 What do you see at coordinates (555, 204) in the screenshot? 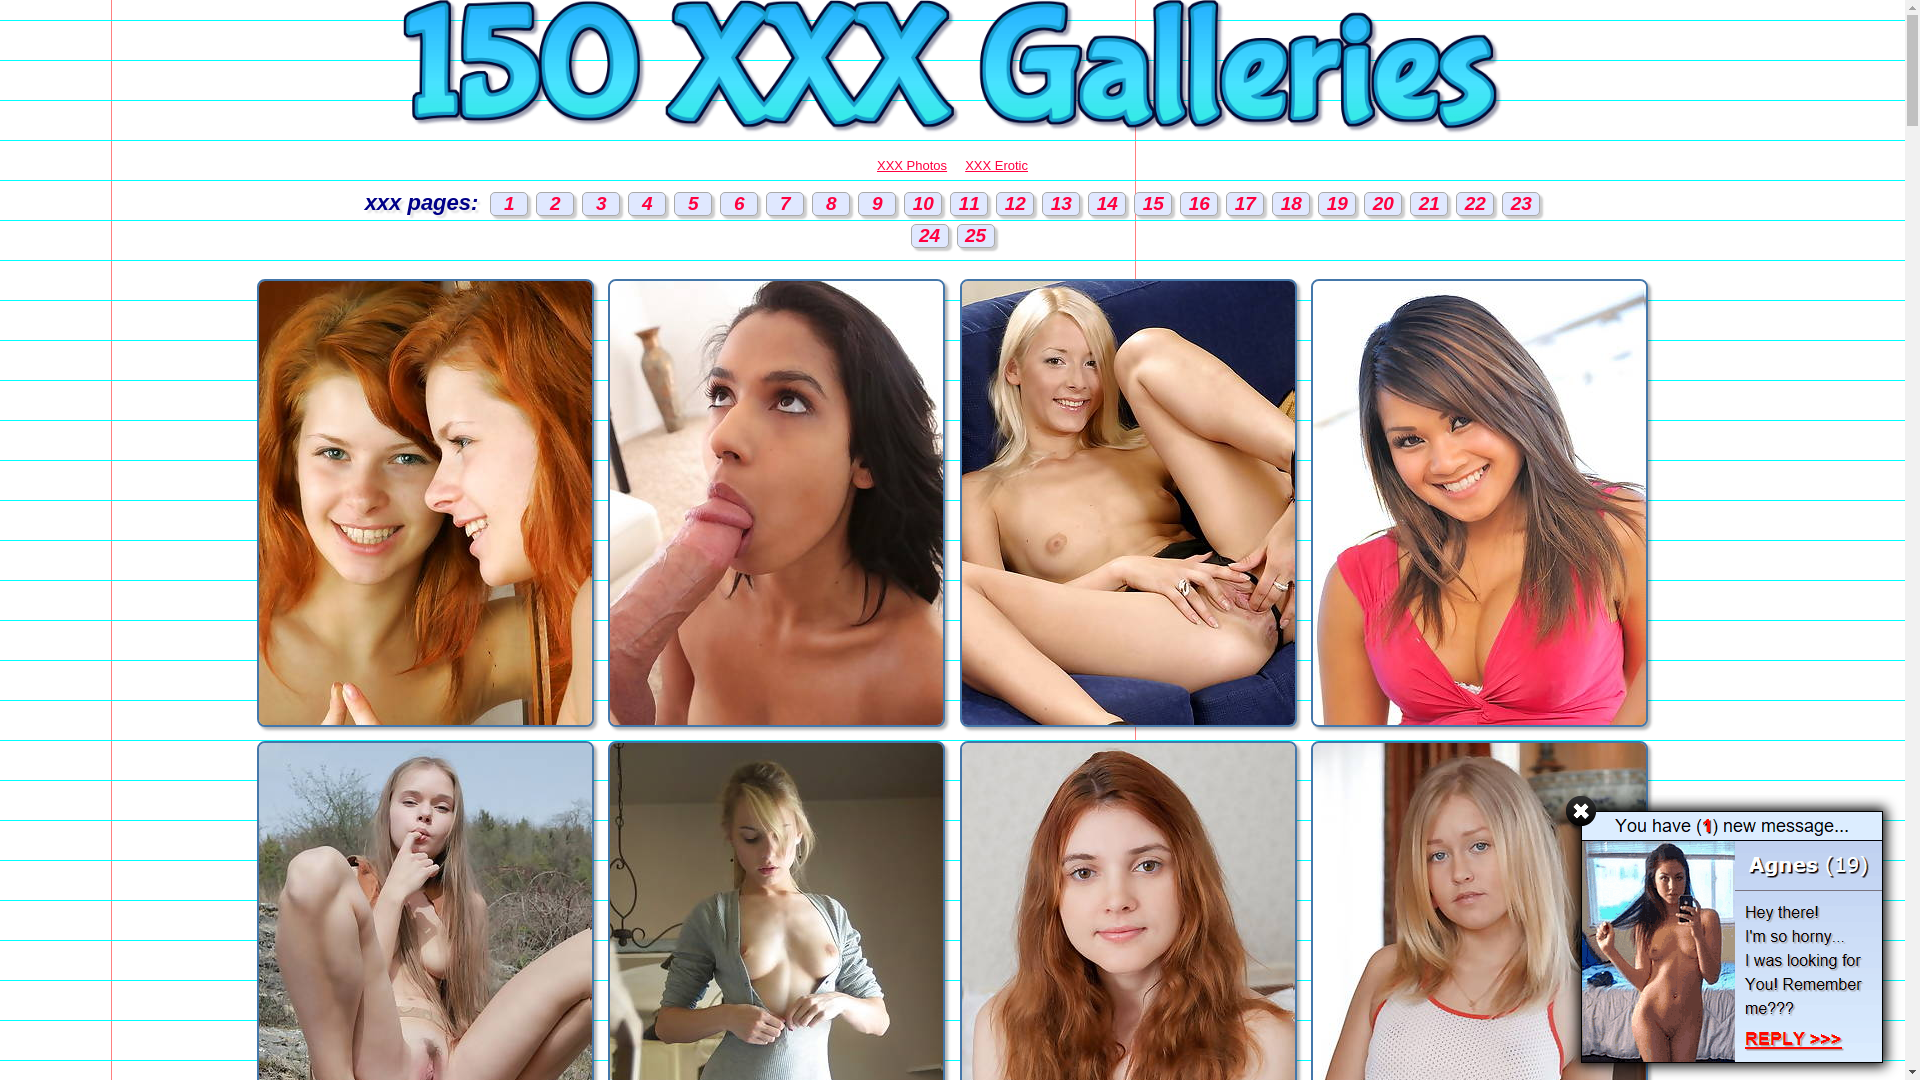
I see `'2'` at bounding box center [555, 204].